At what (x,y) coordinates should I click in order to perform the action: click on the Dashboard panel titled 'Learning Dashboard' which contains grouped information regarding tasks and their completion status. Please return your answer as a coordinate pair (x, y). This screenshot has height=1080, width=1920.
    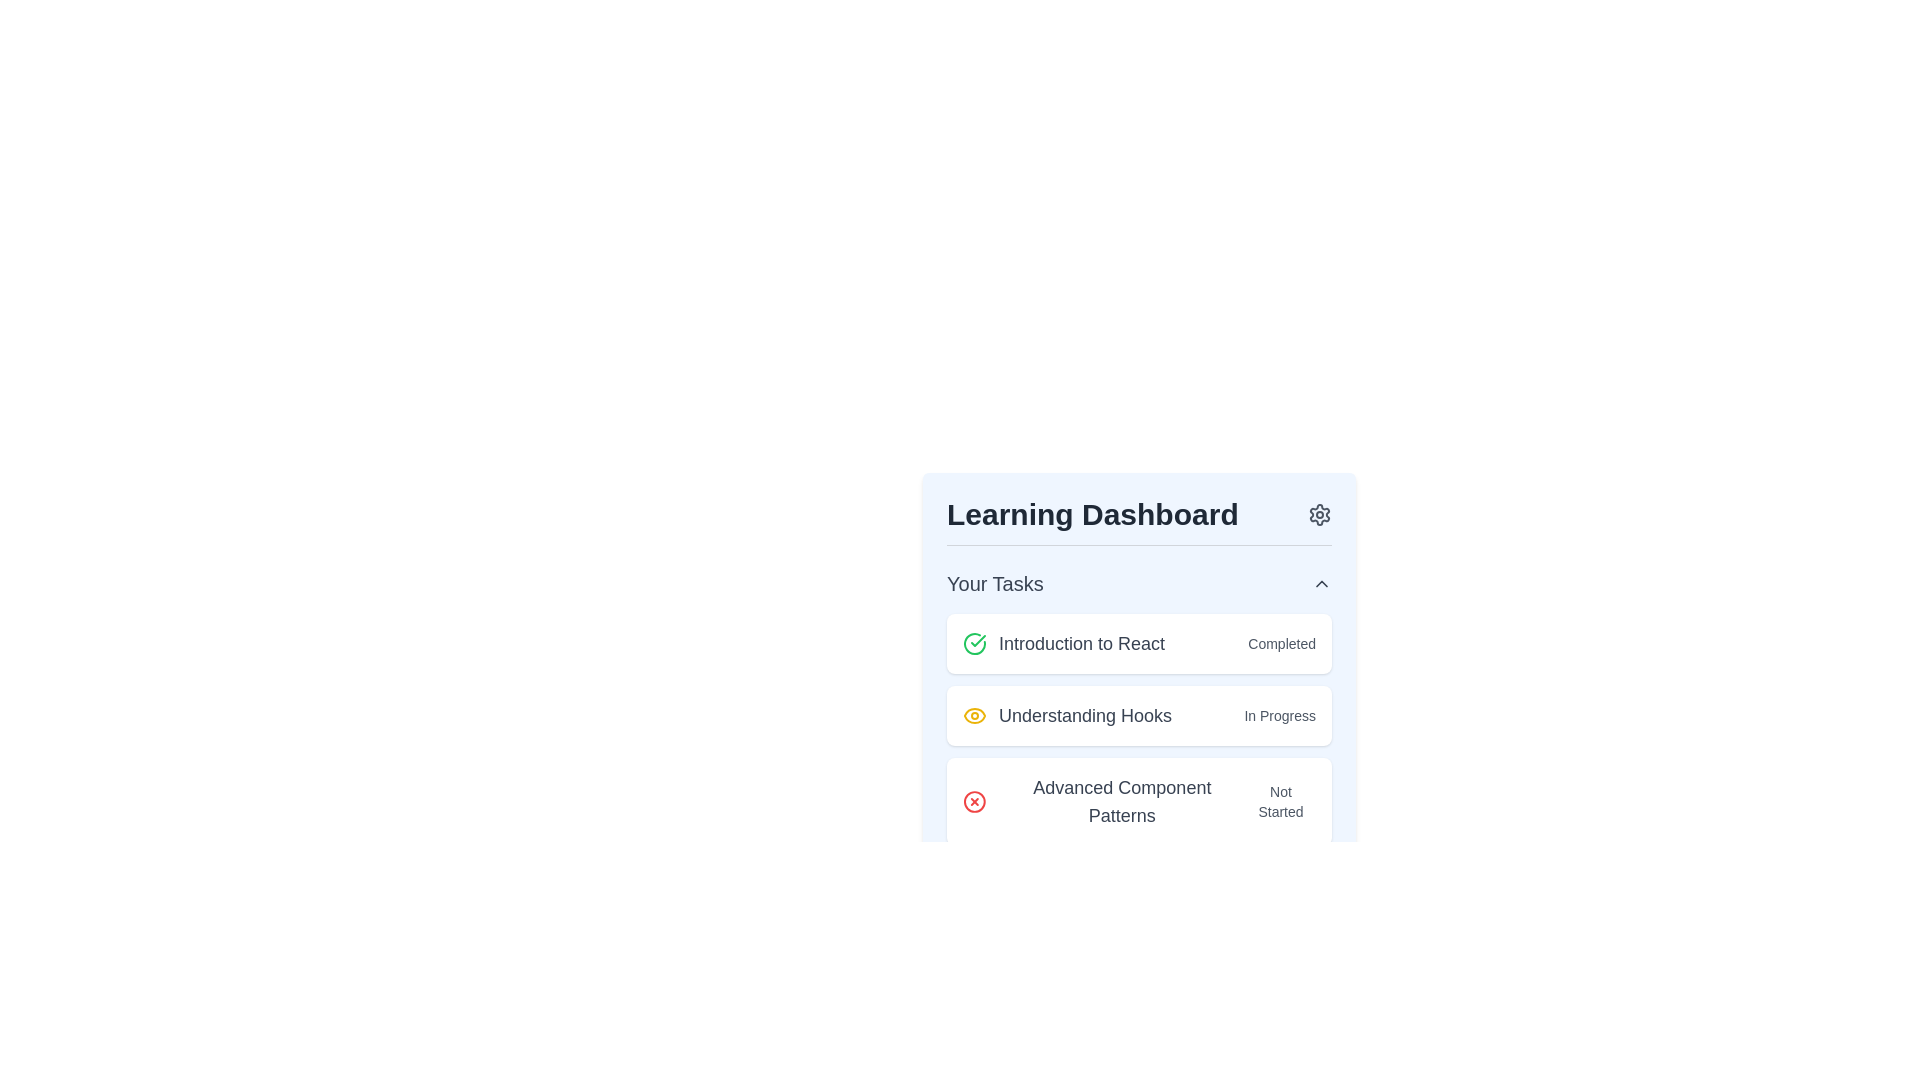
    Looking at the image, I should click on (1139, 628).